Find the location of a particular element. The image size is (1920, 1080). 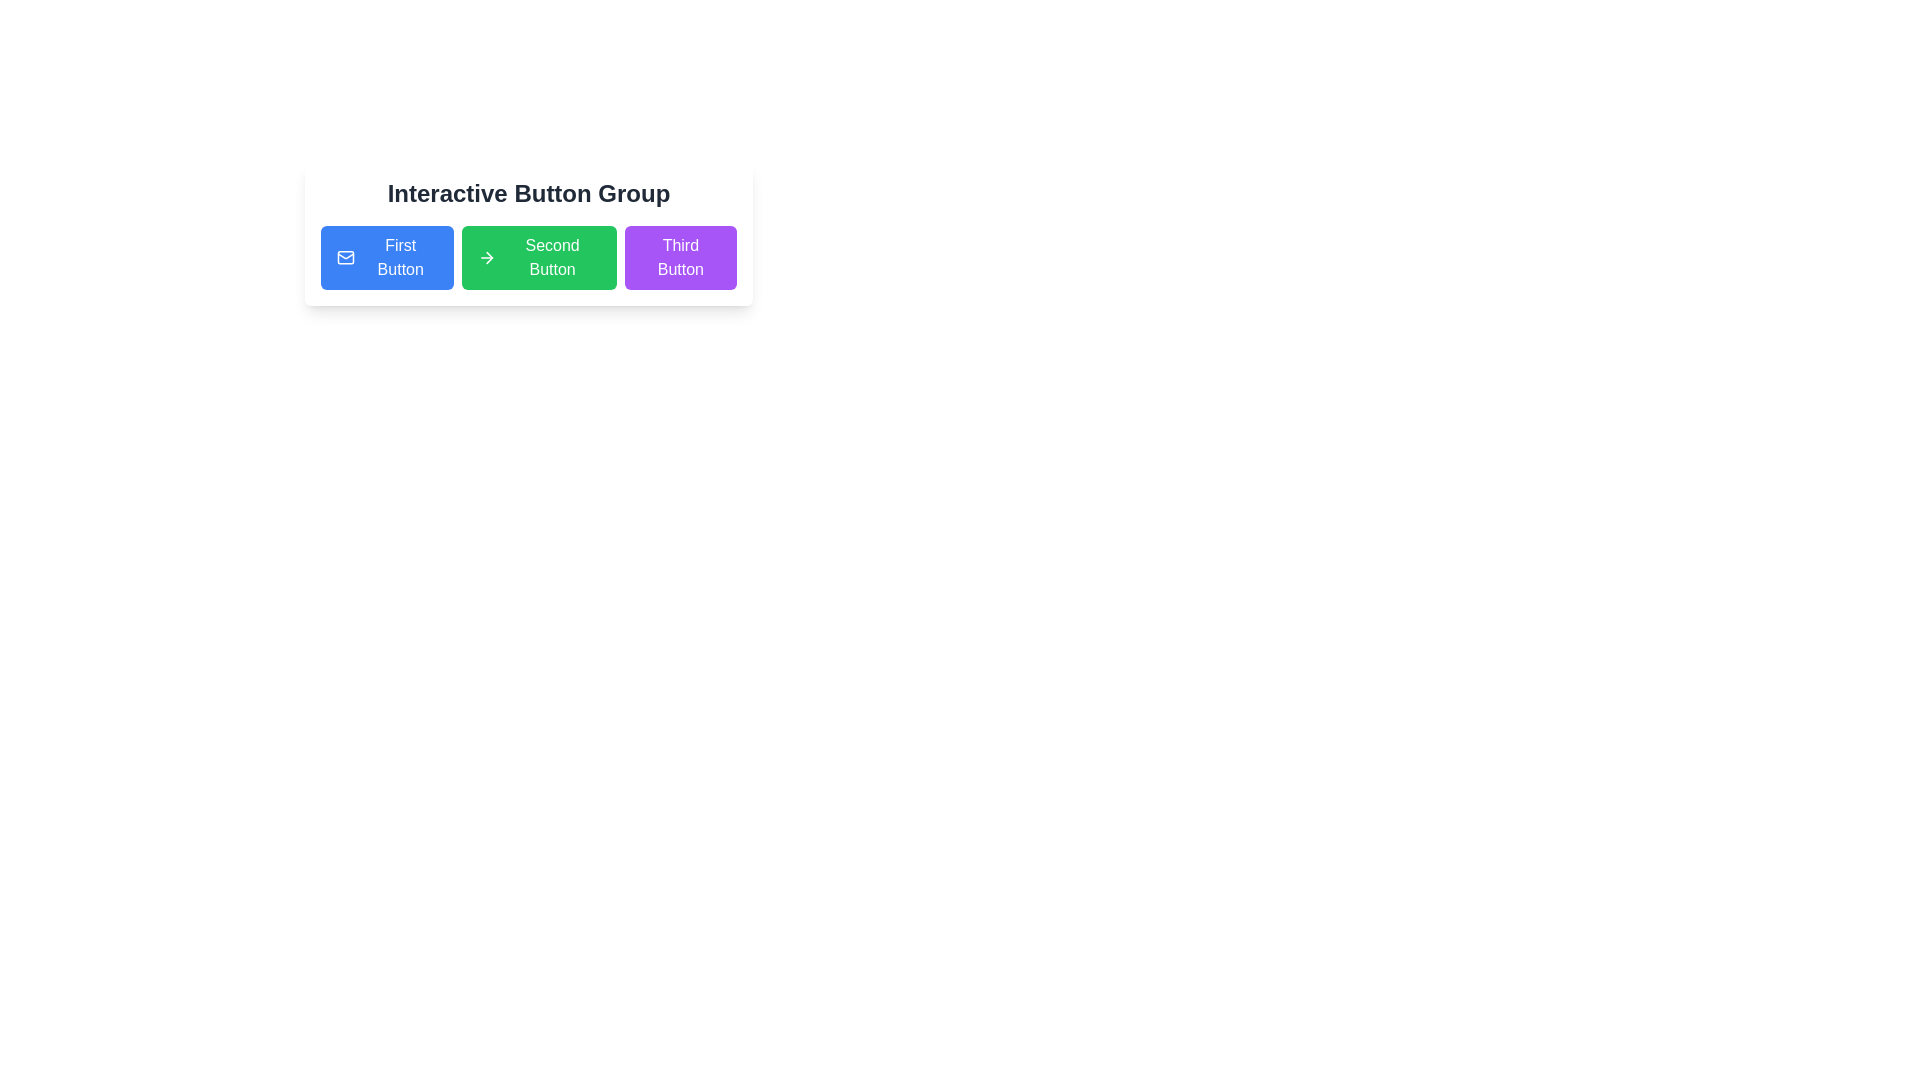

the position of the right-pointing arrow icon located in the 'Second Button' with a green background and a white arrow in the center is located at coordinates (487, 257).